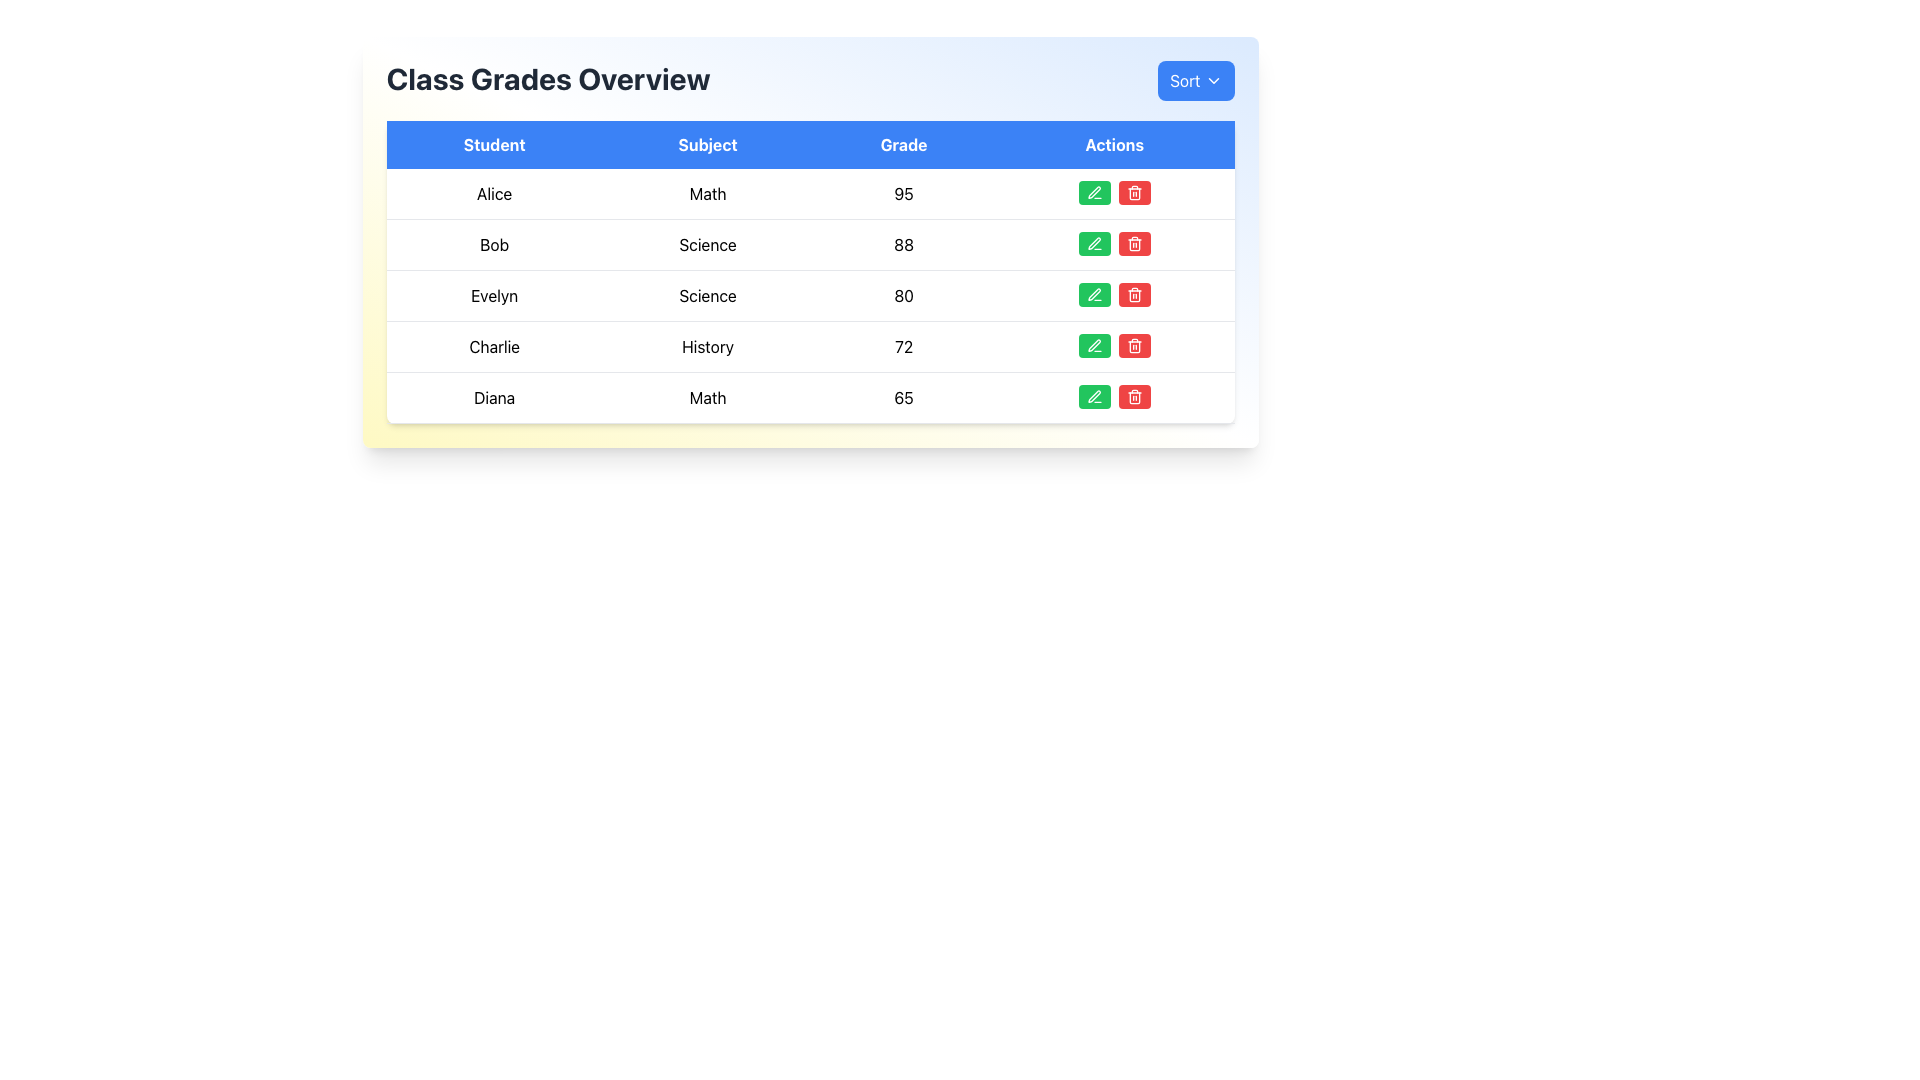  Describe the element at coordinates (1134, 345) in the screenshot. I see `the delete button in the Actions column for the student 'Diana' to change its background color` at that location.